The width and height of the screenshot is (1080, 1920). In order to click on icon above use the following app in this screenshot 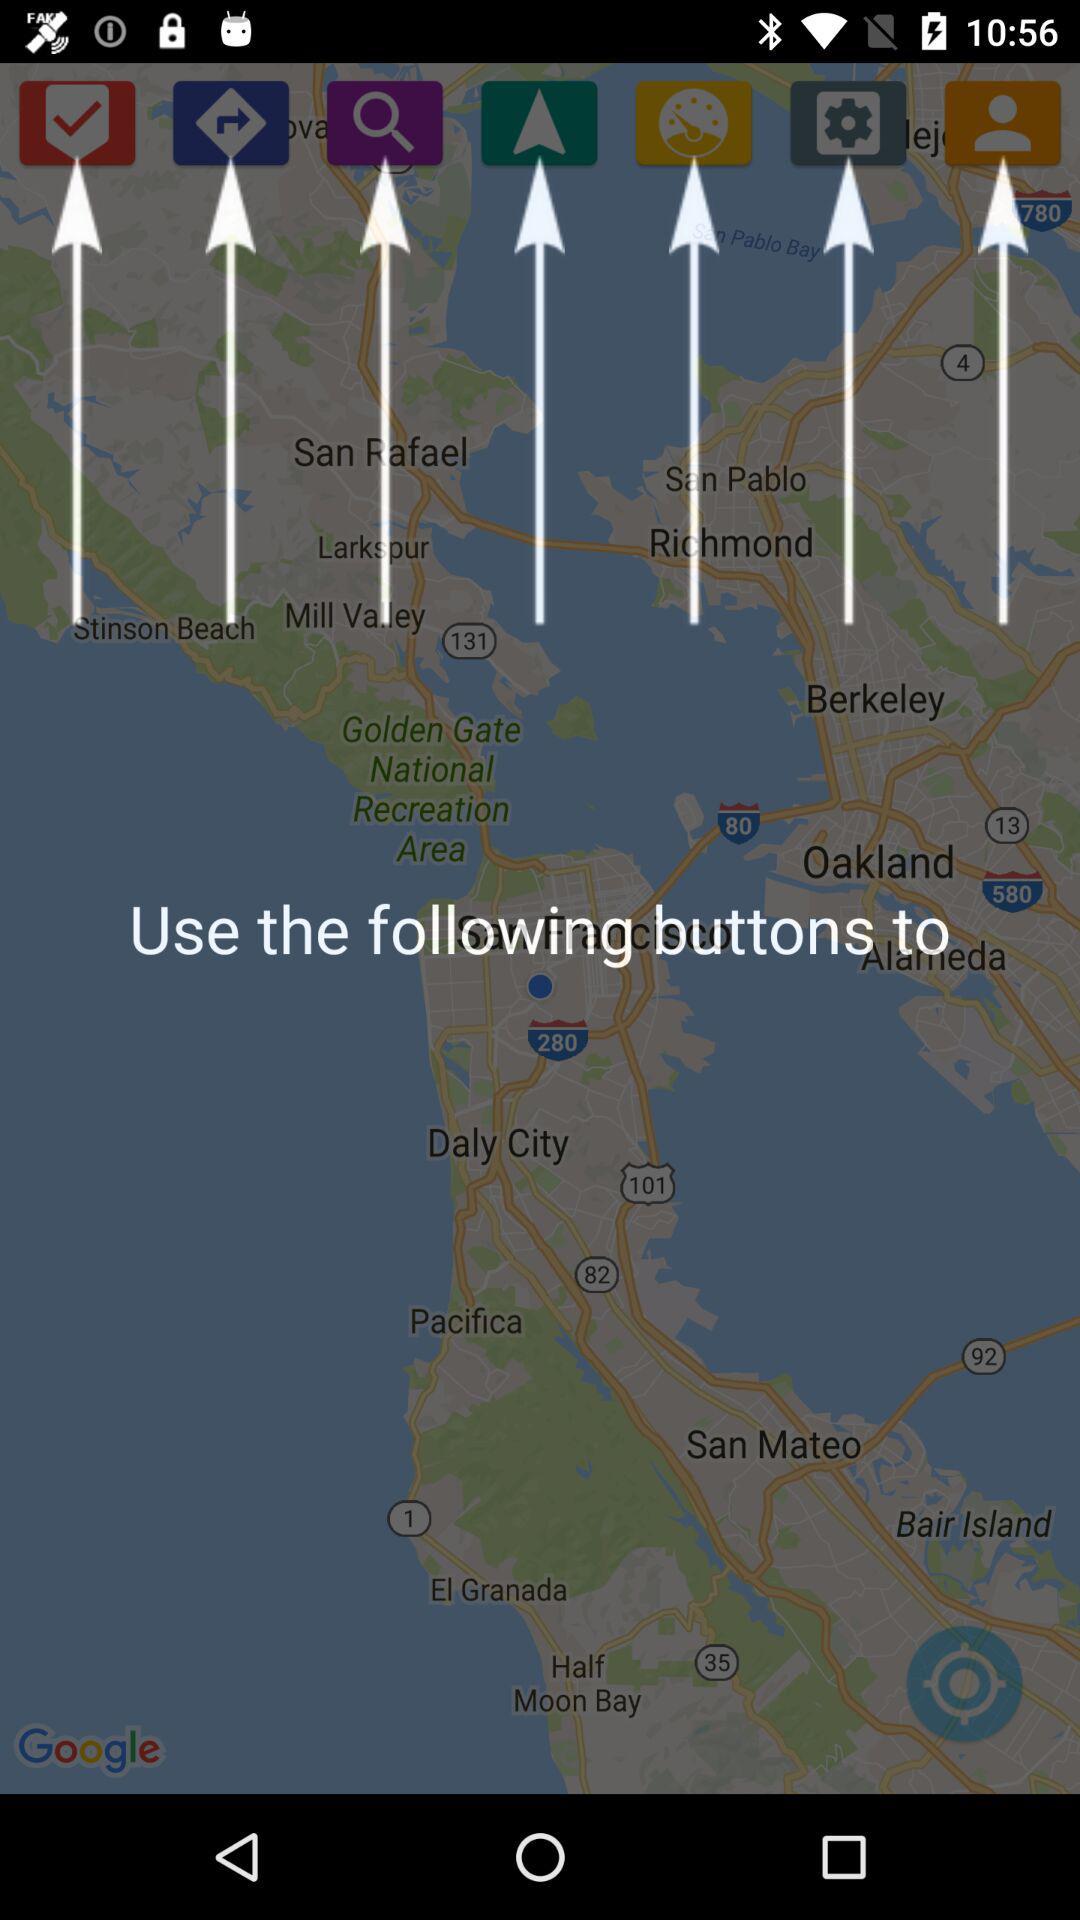, I will do `click(692, 121)`.